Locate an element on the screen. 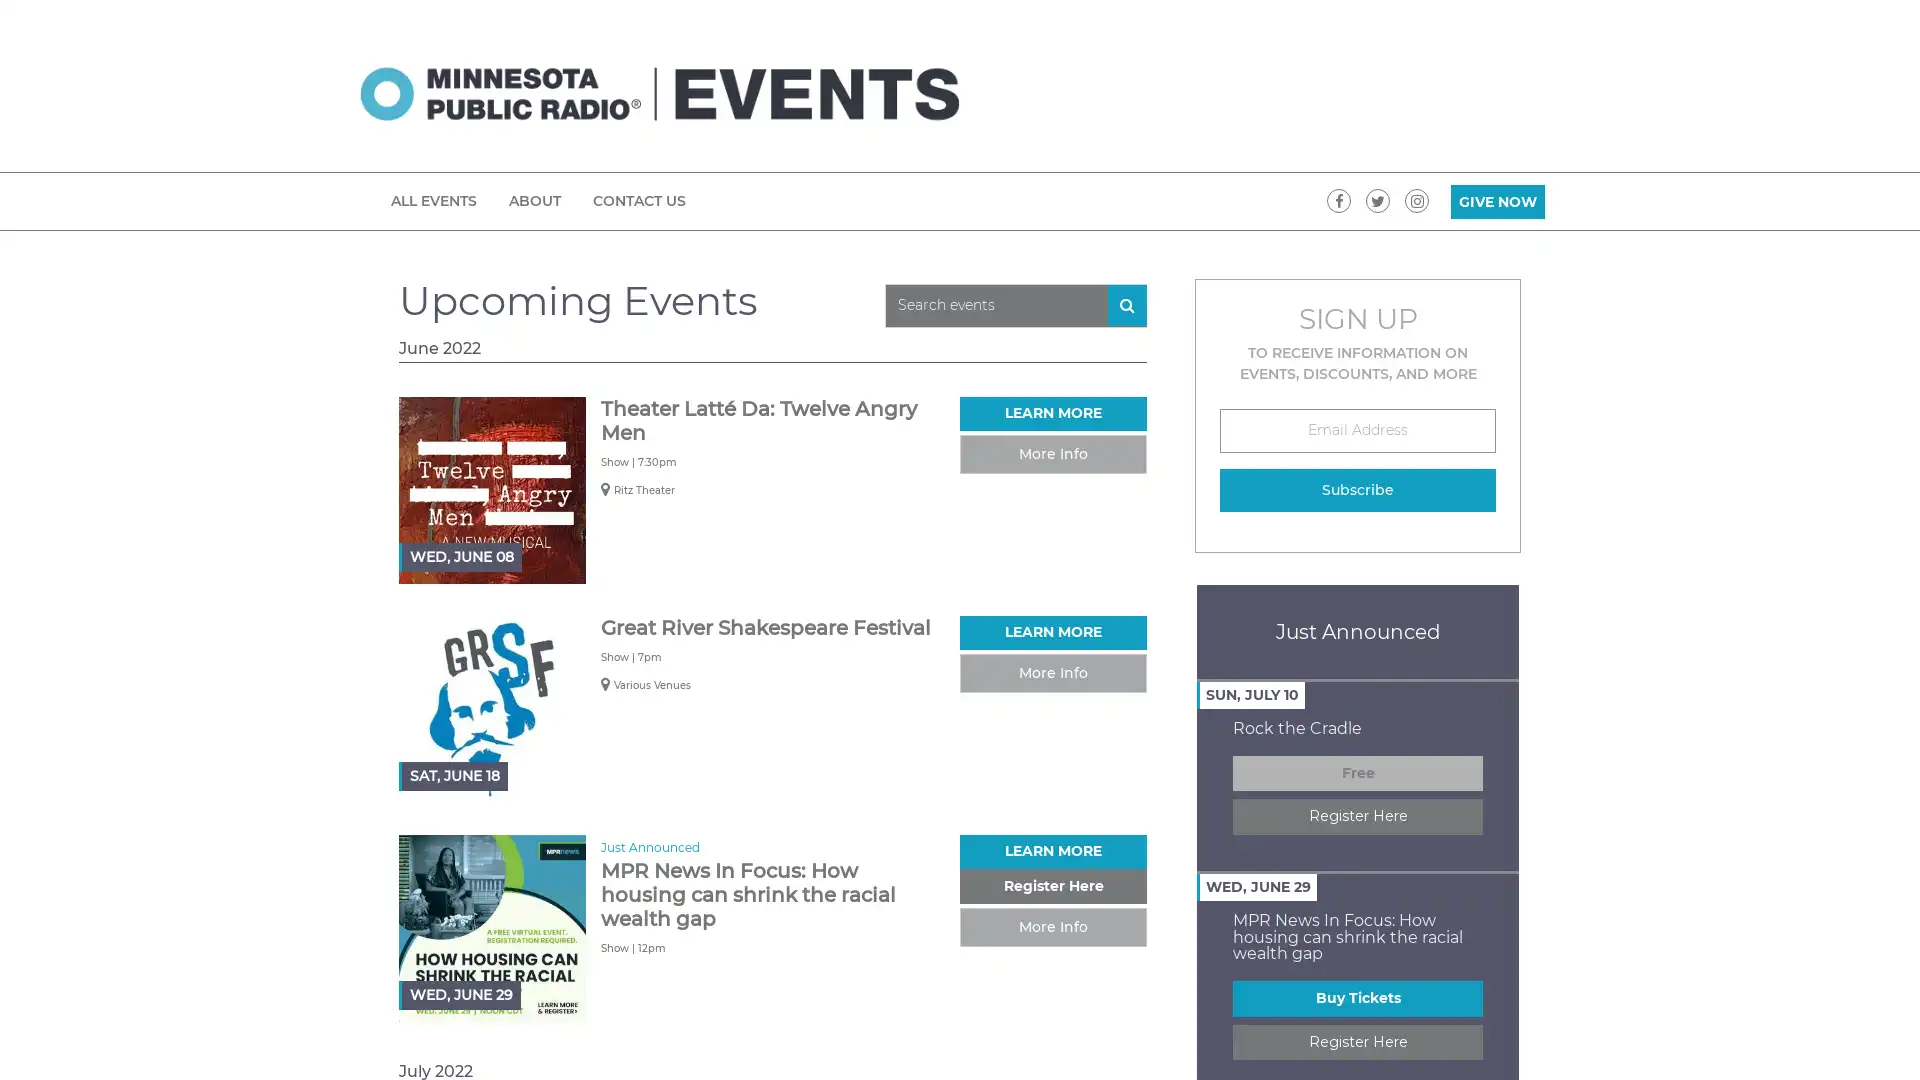 This screenshot has width=1920, height=1080. Subscribe is located at coordinates (1358, 489).